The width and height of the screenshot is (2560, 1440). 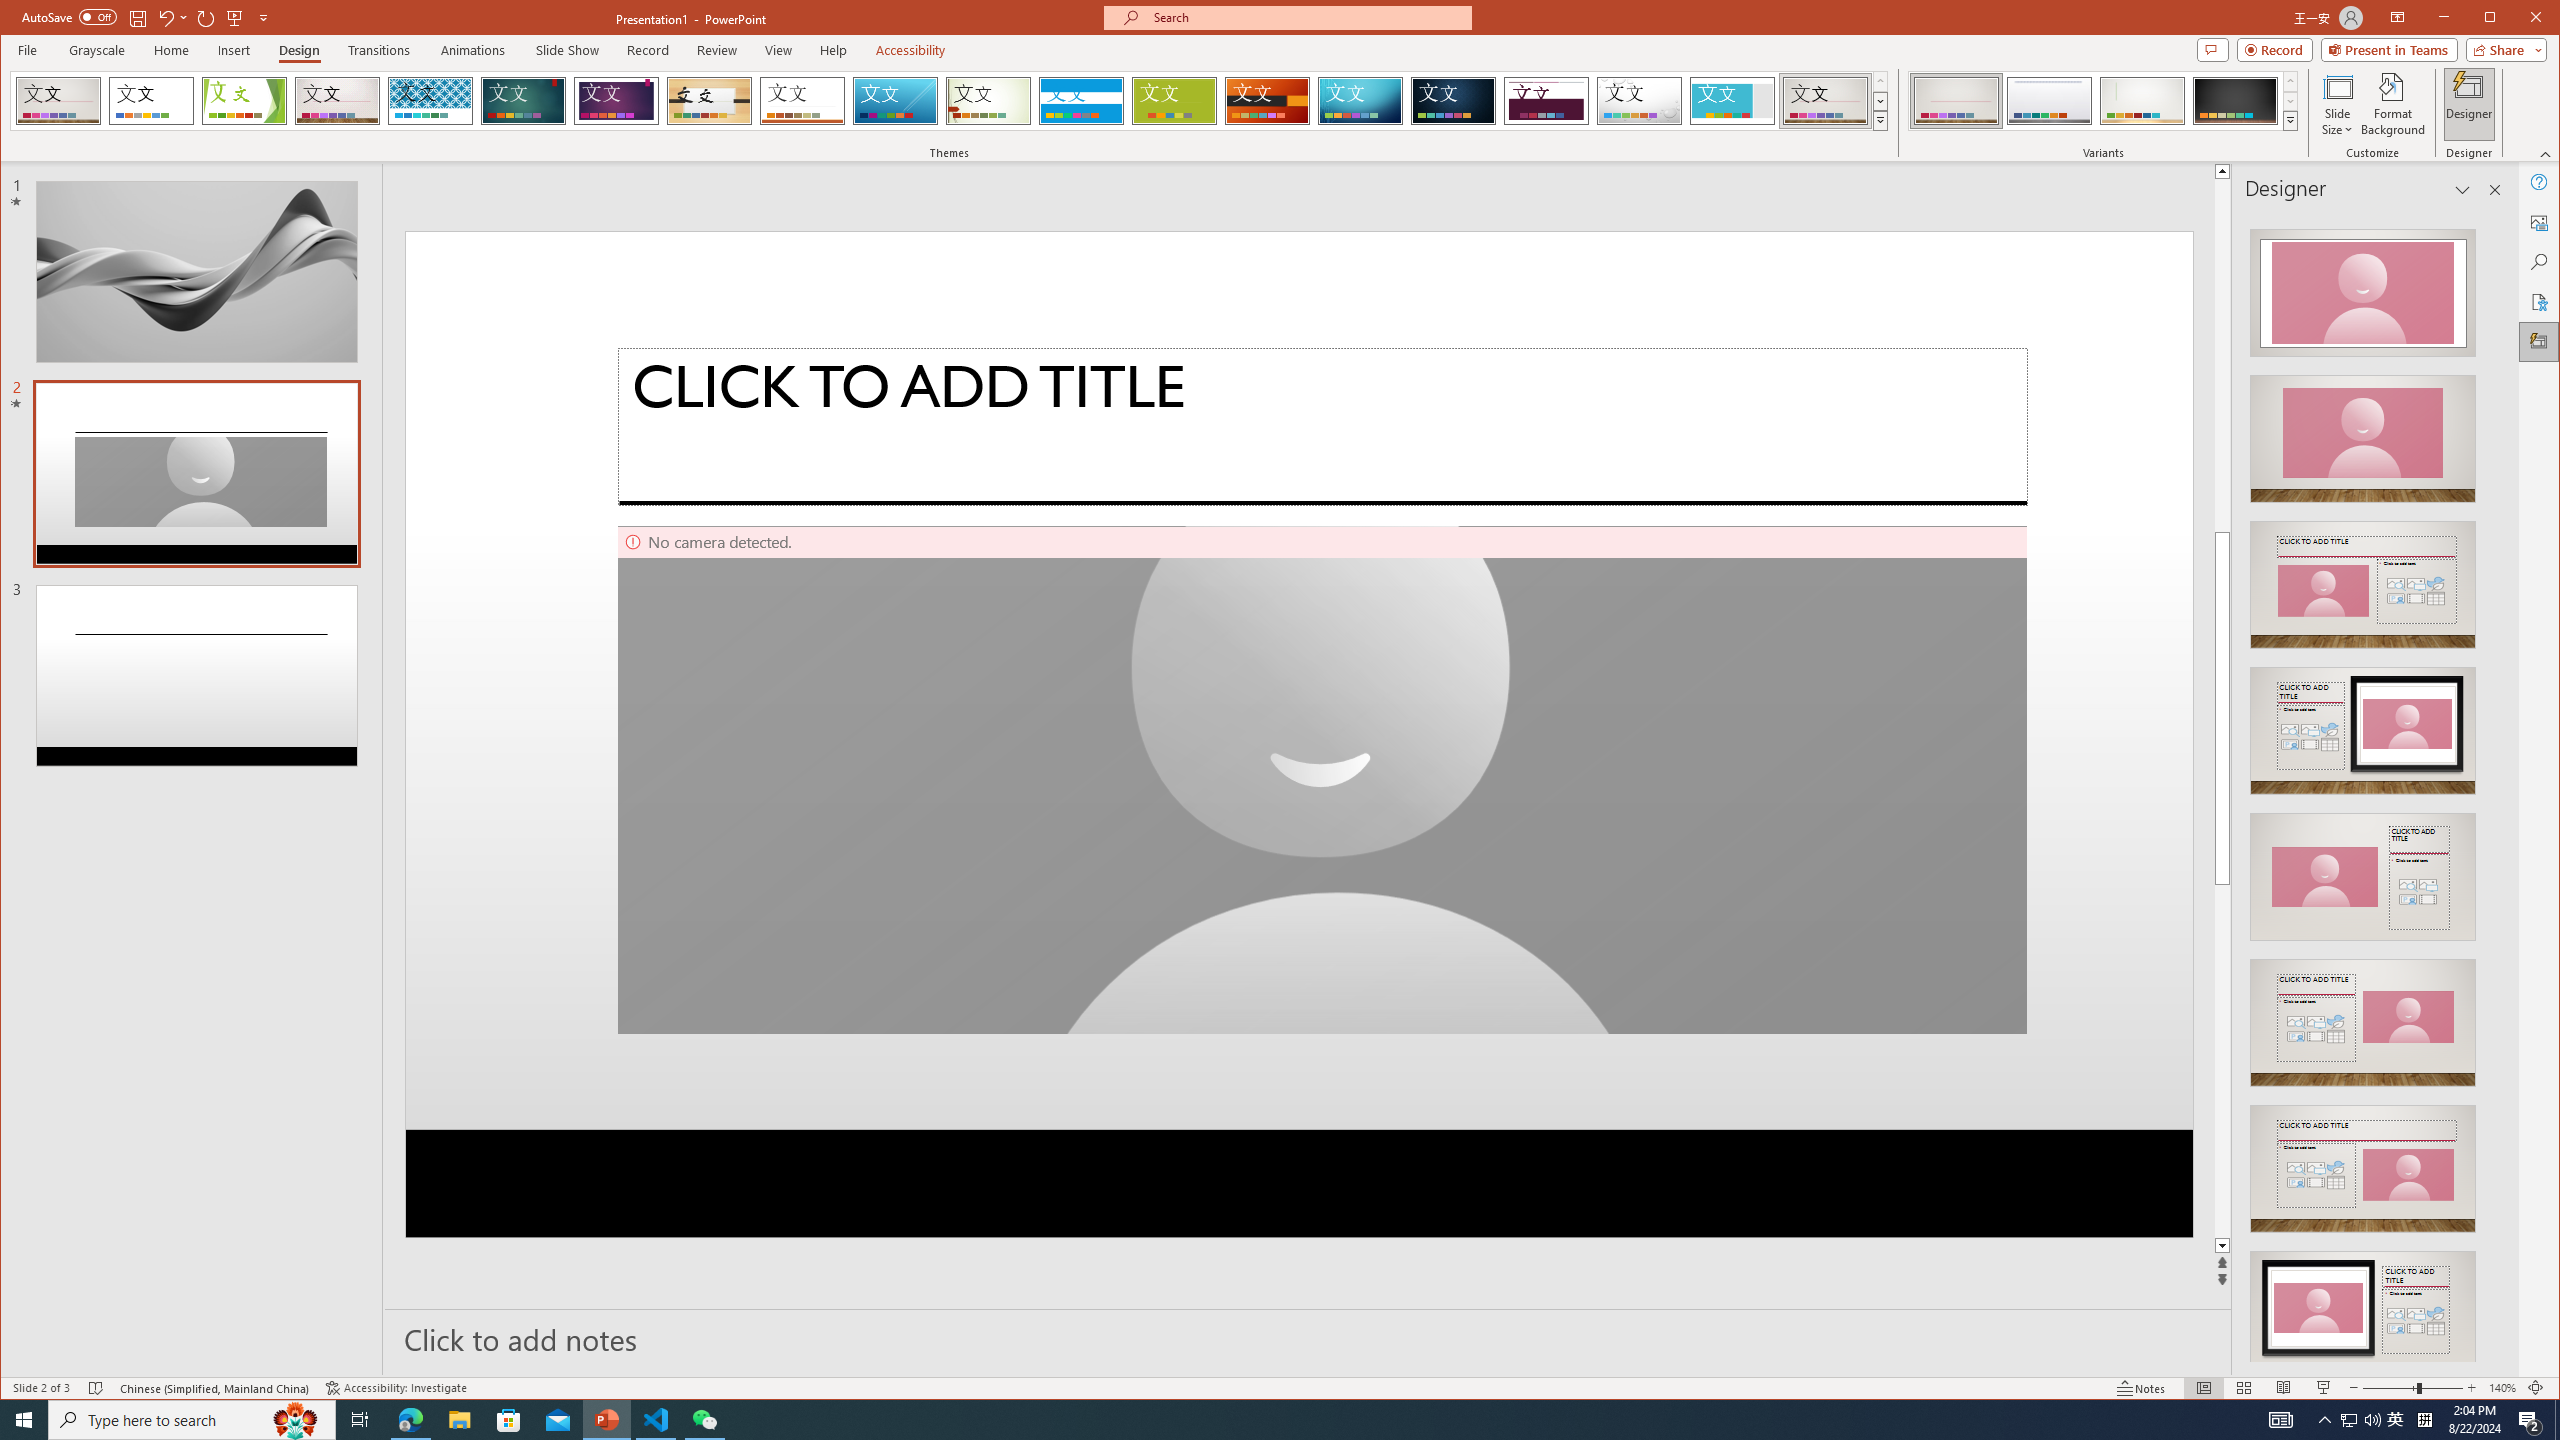 What do you see at coordinates (1454, 100) in the screenshot?
I see `'Damask'` at bounding box center [1454, 100].